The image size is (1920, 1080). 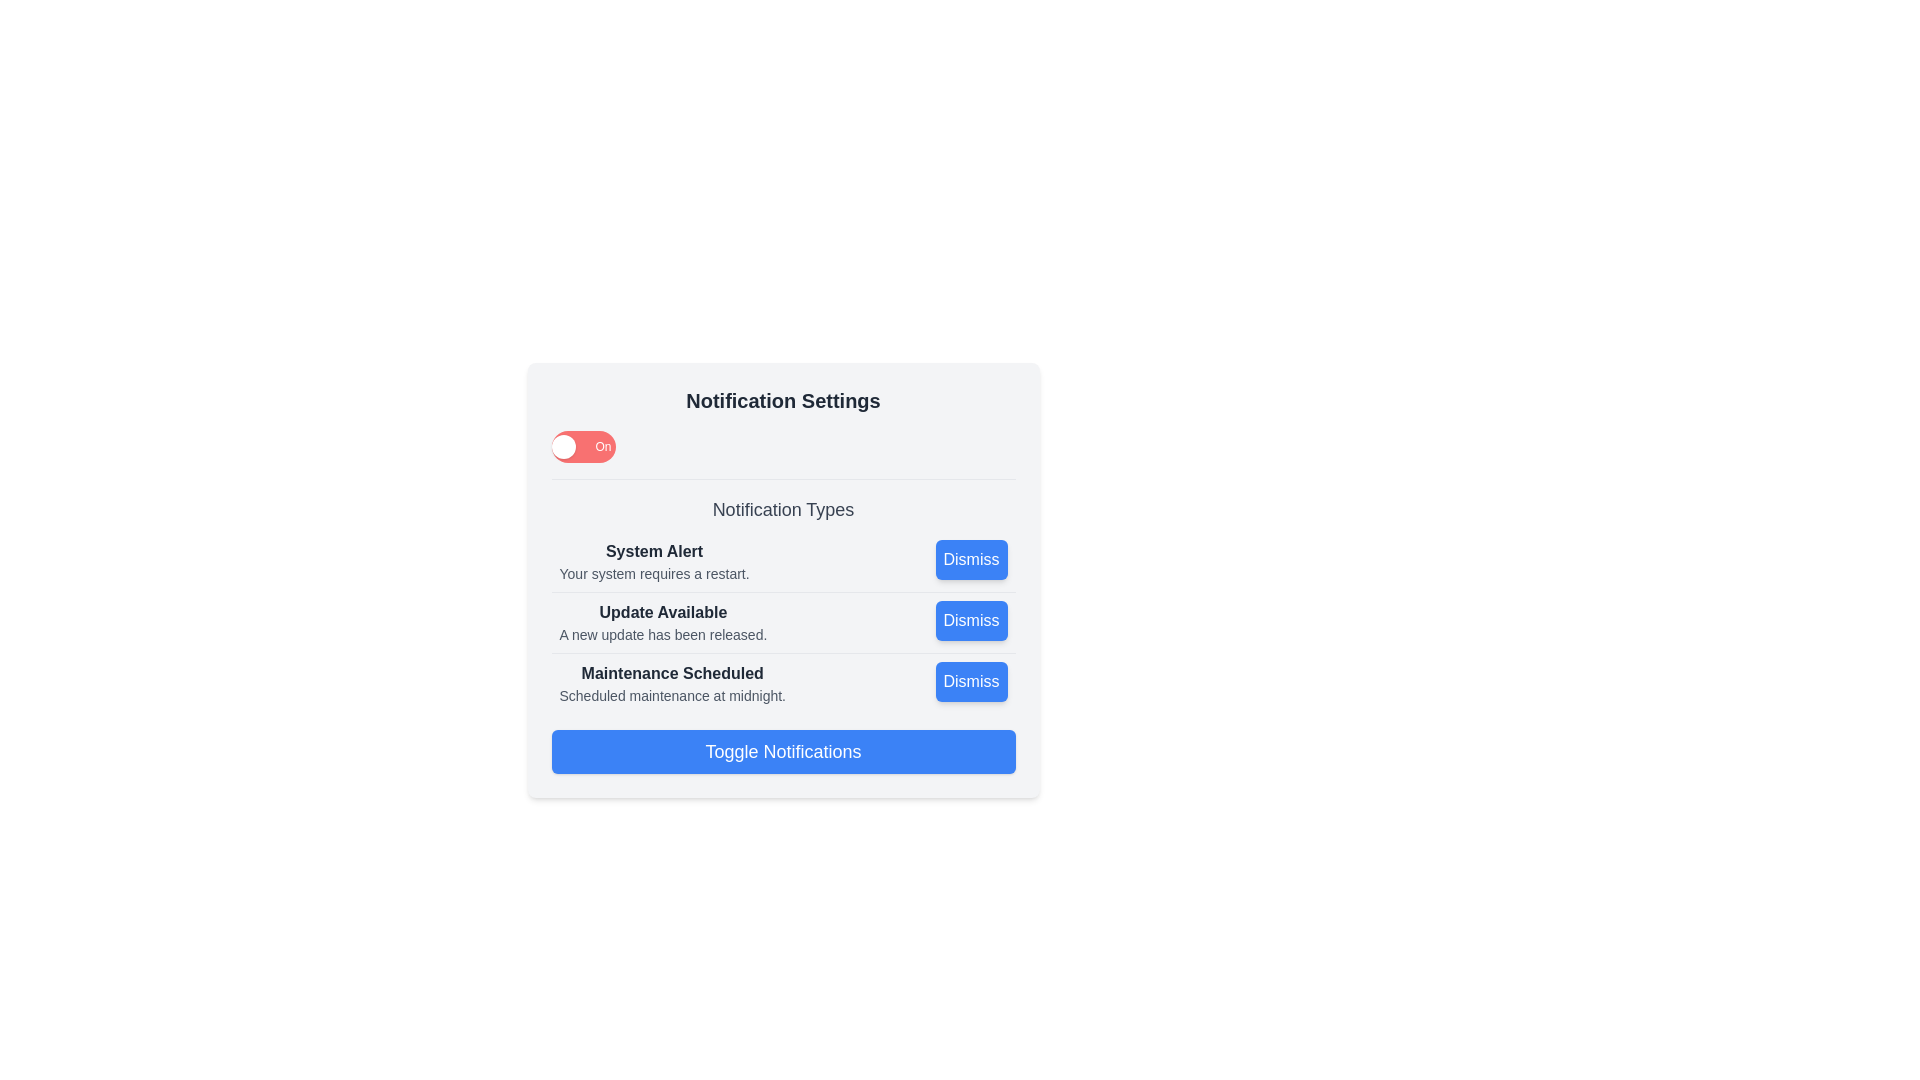 What do you see at coordinates (663, 635) in the screenshot?
I see `text label that provides information about the release of a new update, located centrally below the 'Update Available' title in the notification card section` at bounding box center [663, 635].